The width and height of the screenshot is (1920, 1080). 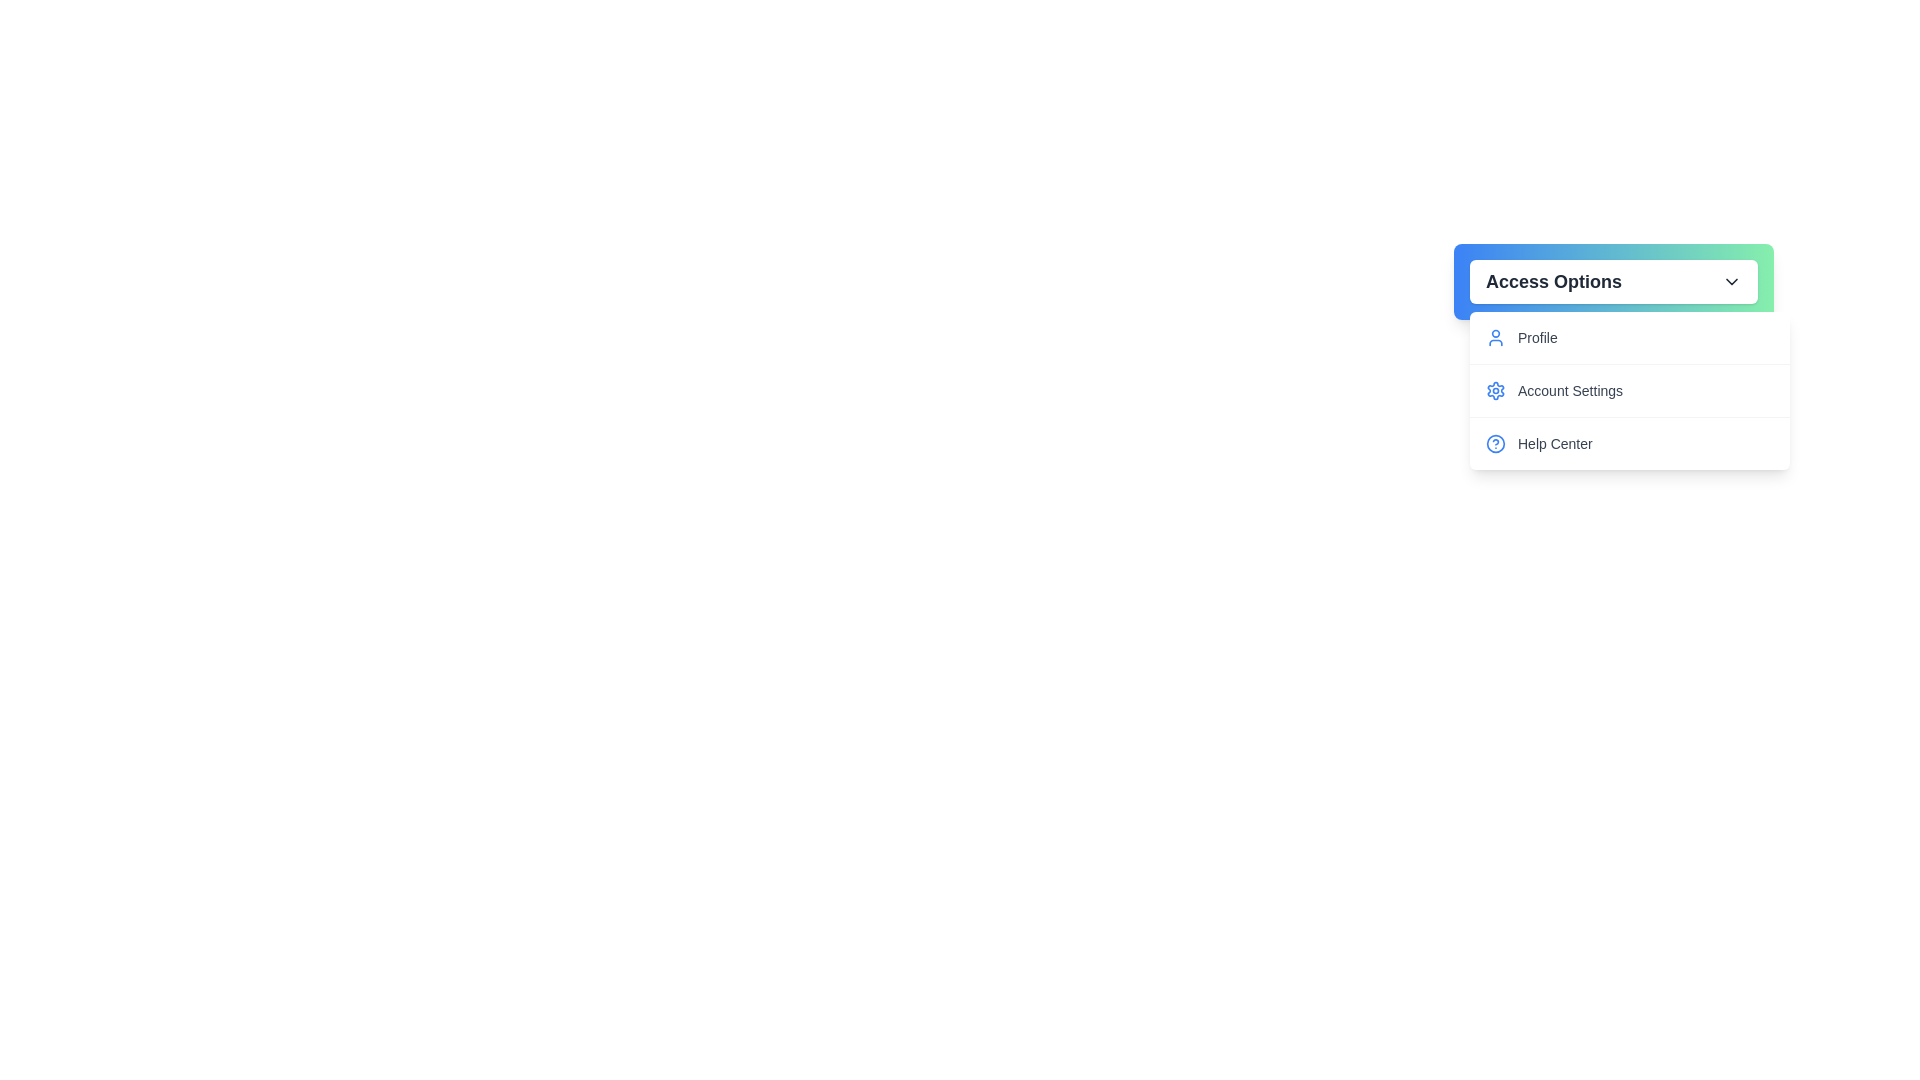 What do you see at coordinates (1613, 281) in the screenshot?
I see `the 'Access Options' dropdown toggle button located at the top of the vertical menu panel for rapid activation` at bounding box center [1613, 281].